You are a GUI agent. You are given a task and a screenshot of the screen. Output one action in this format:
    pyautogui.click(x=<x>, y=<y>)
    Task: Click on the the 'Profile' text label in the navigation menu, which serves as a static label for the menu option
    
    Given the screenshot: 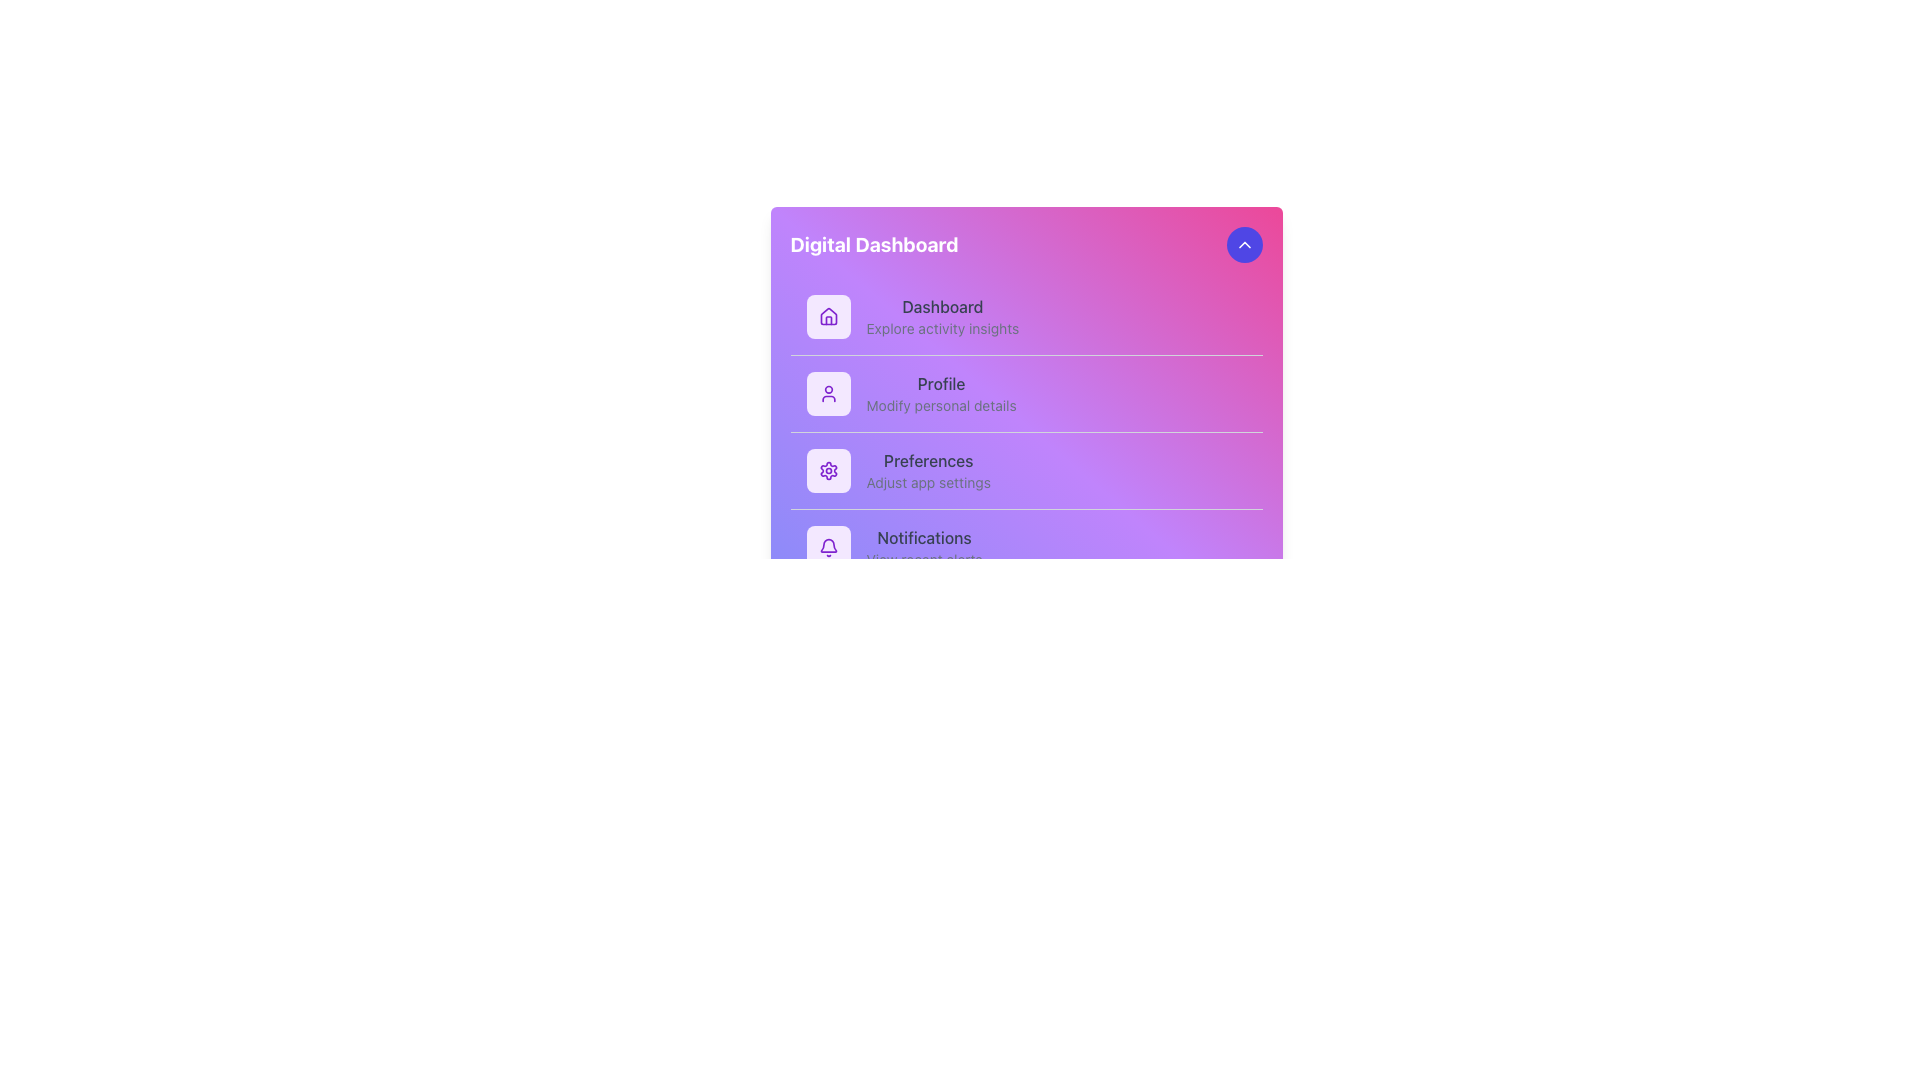 What is the action you would take?
    pyautogui.click(x=940, y=384)
    